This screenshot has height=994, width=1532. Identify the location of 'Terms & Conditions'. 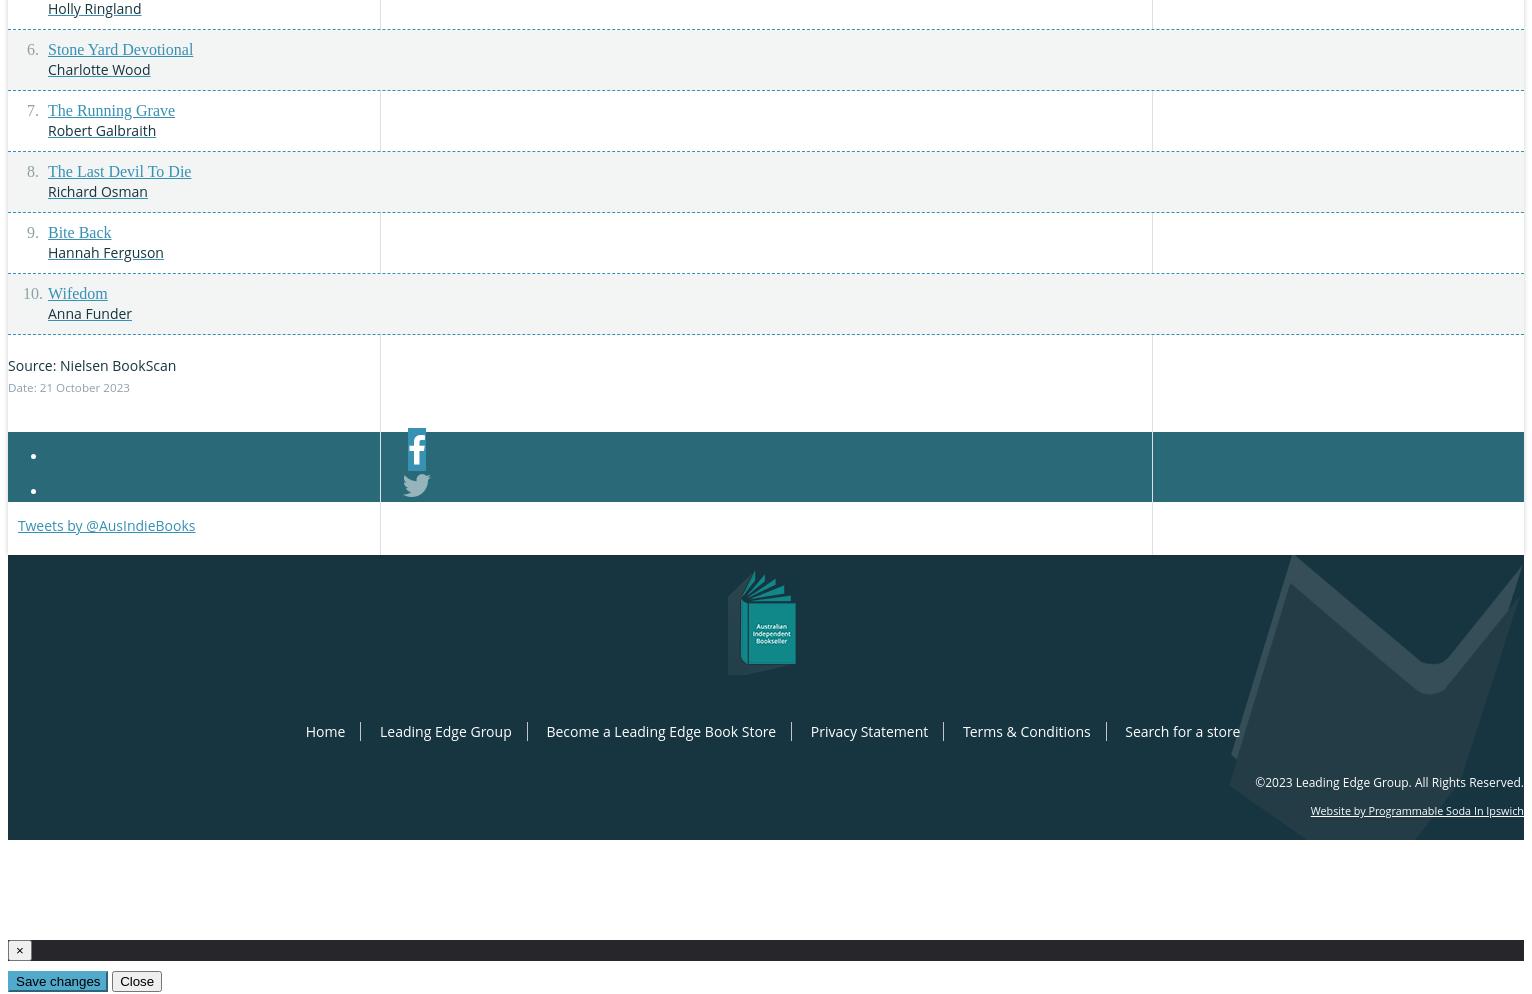
(1025, 731).